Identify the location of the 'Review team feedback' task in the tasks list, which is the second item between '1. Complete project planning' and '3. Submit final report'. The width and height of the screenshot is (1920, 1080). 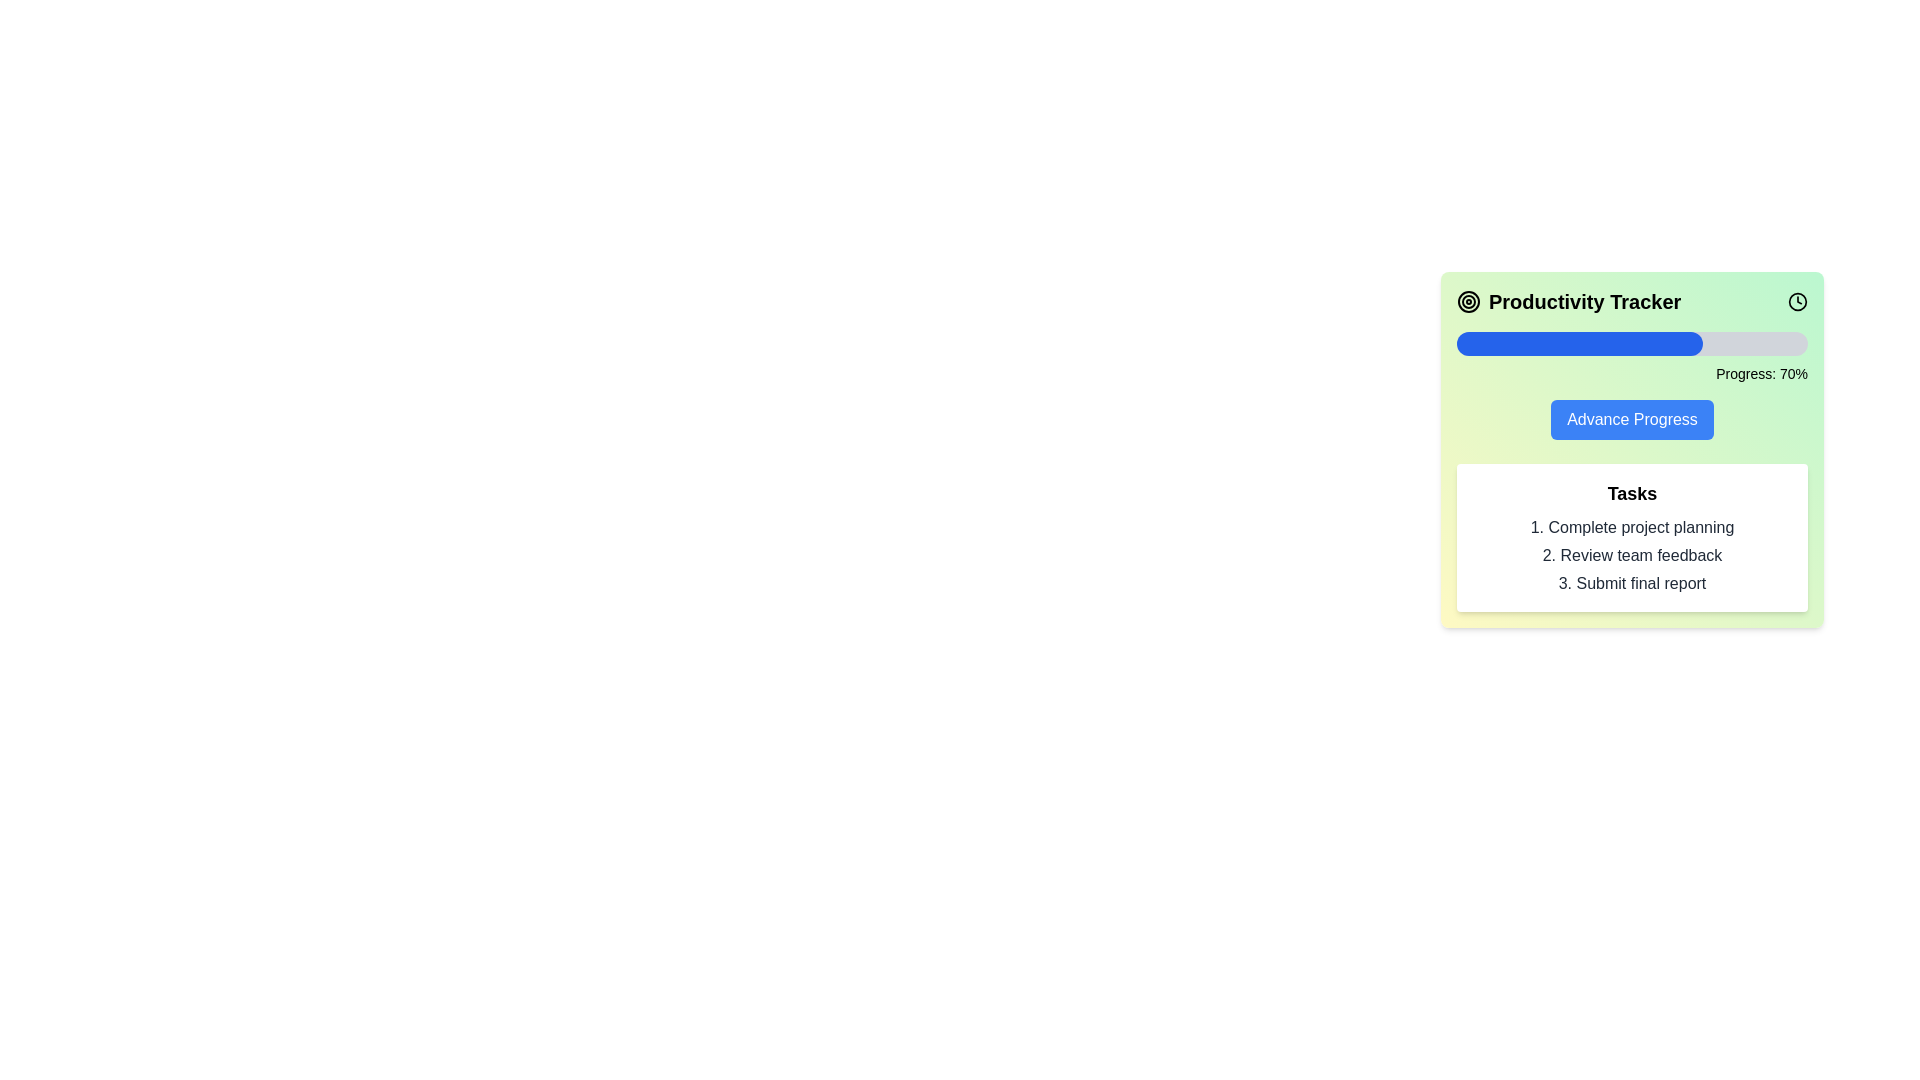
(1632, 555).